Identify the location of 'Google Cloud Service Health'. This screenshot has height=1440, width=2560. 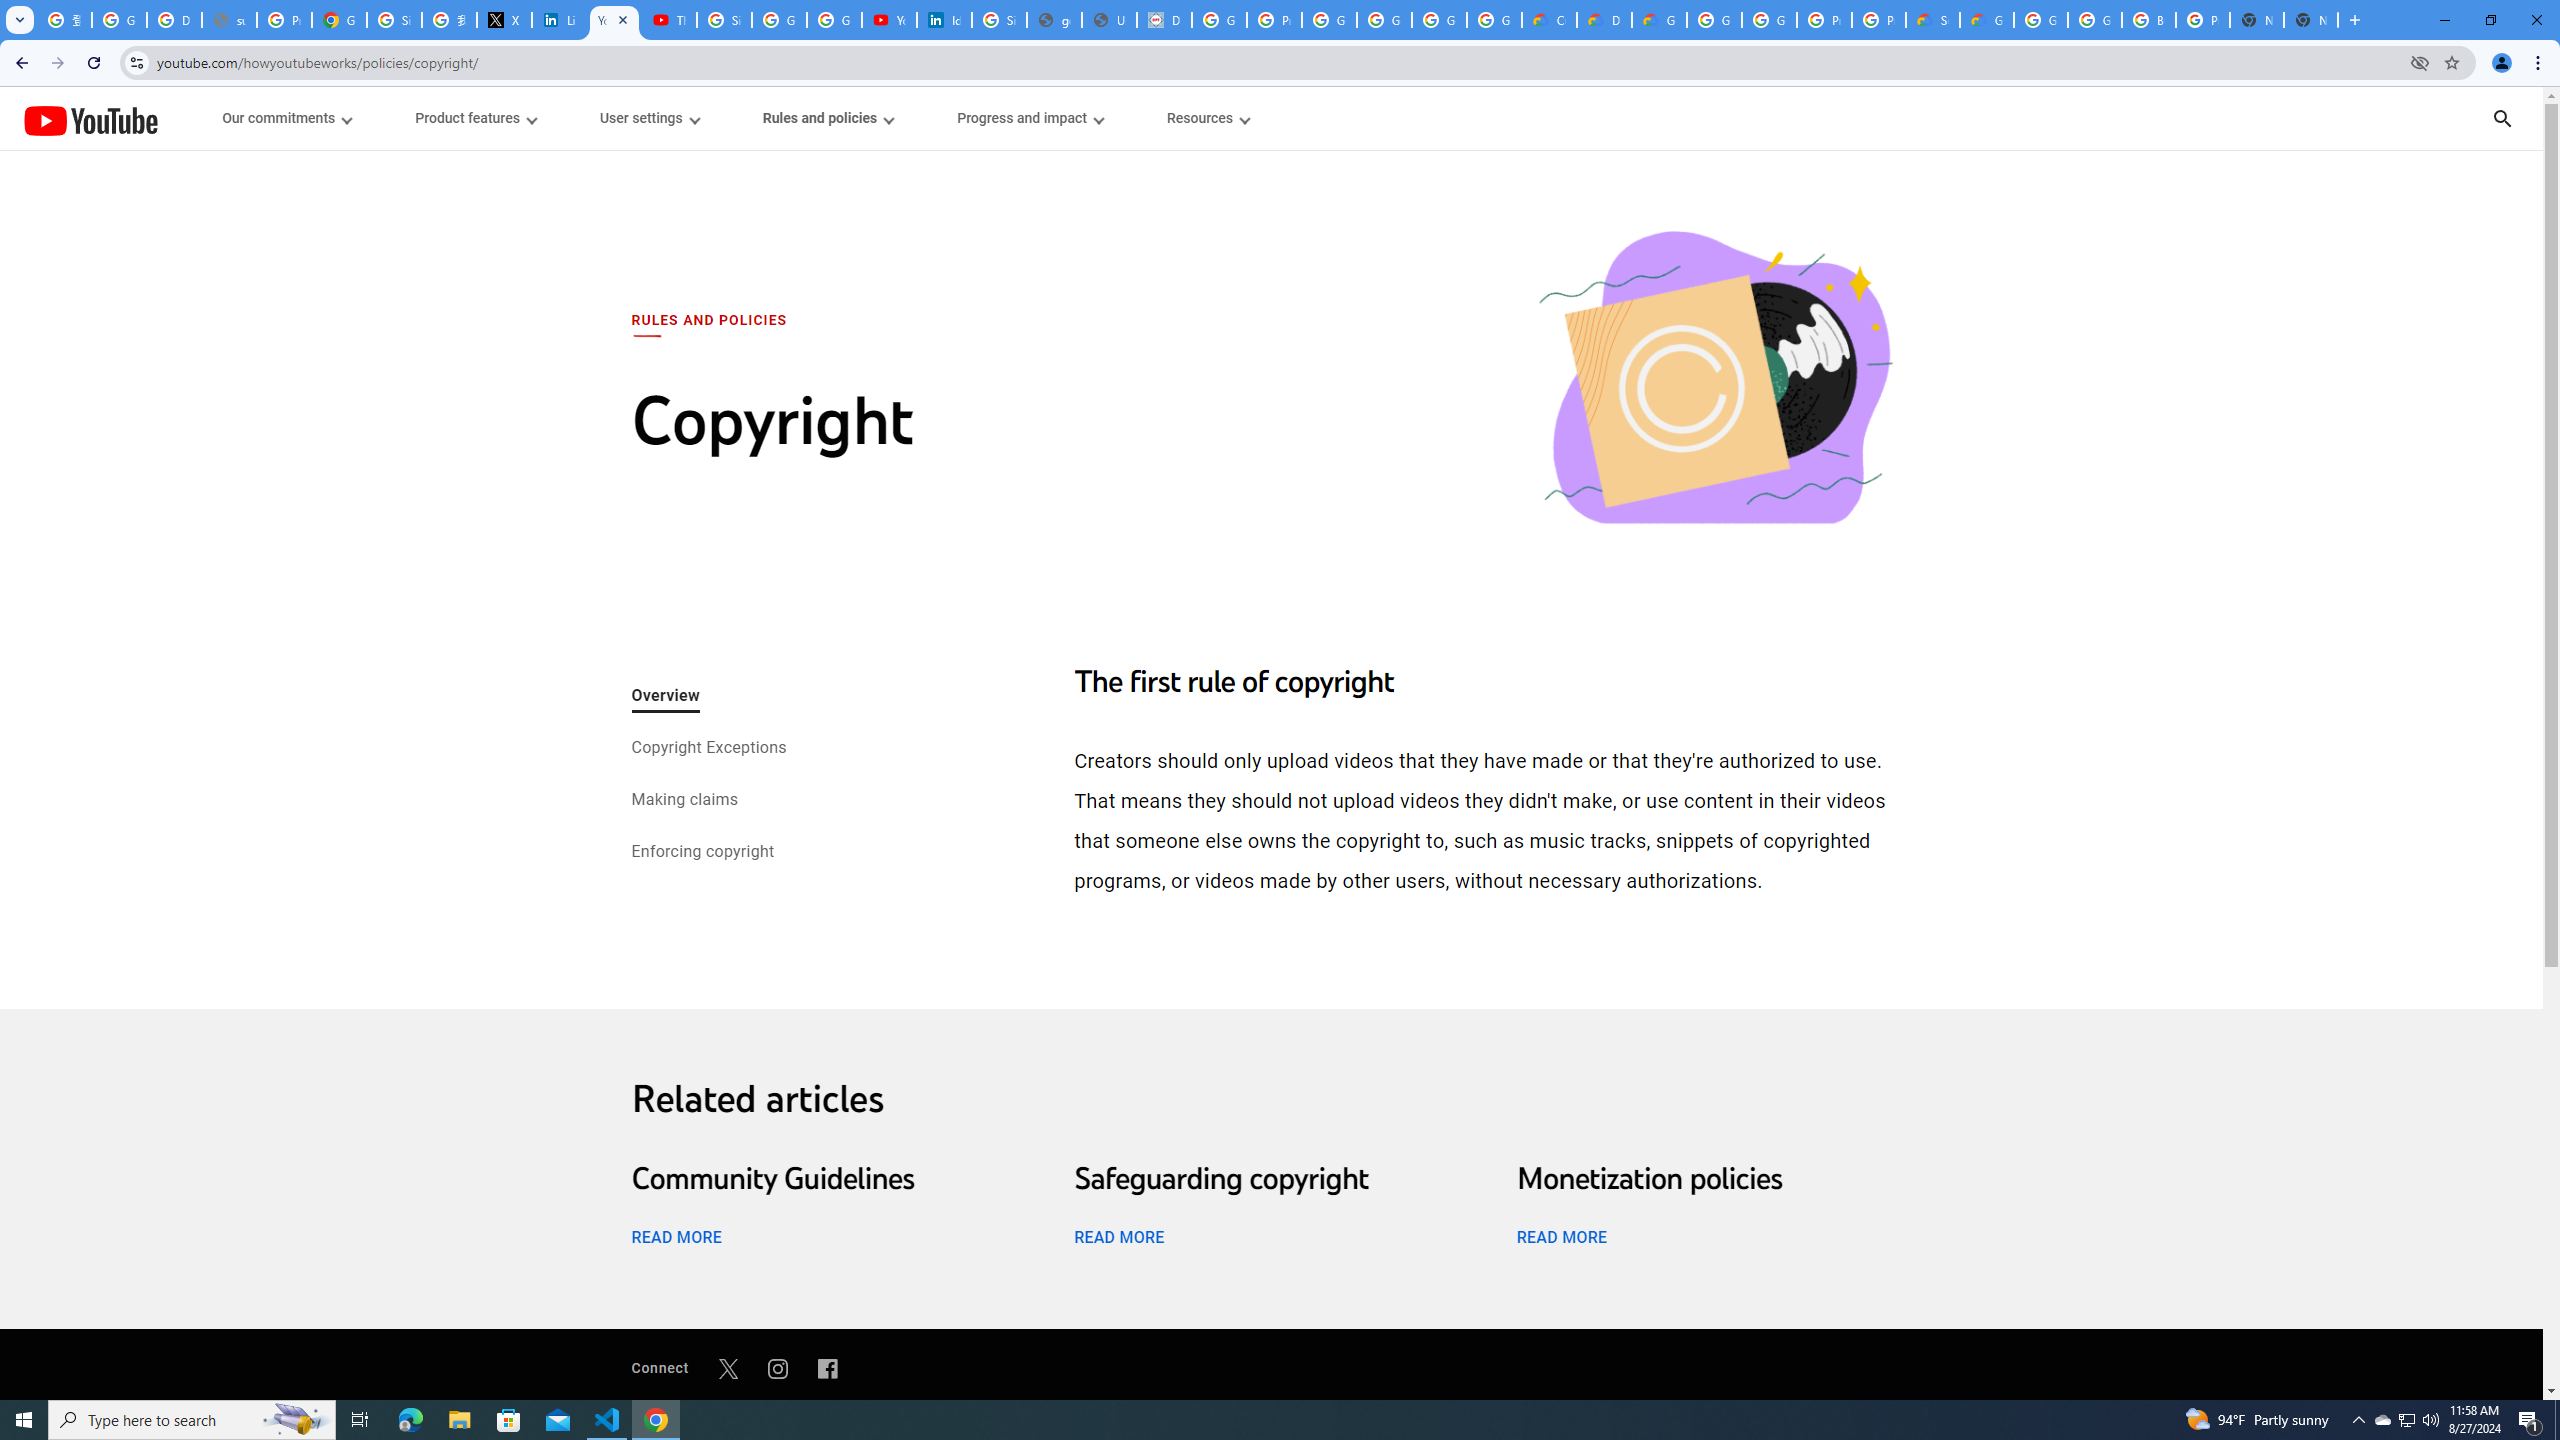
(1985, 19).